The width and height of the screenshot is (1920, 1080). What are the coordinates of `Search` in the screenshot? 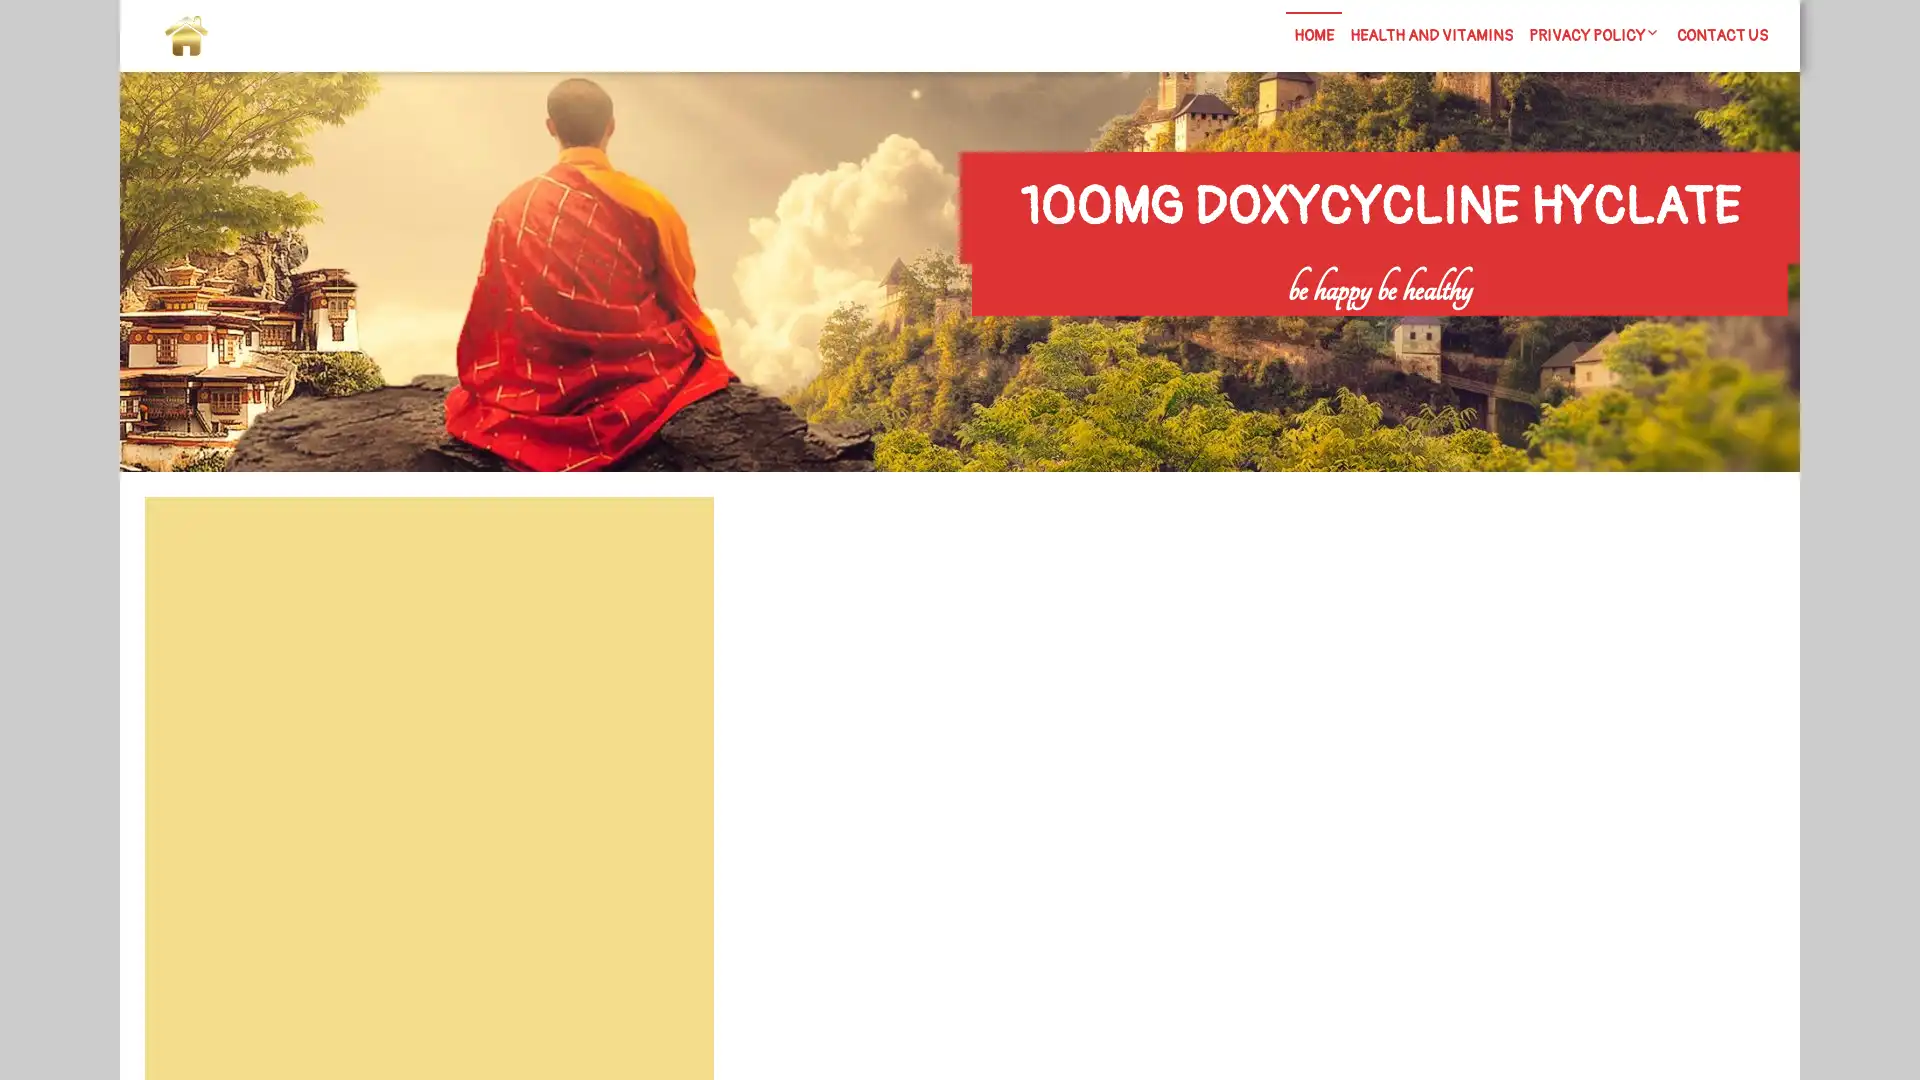 It's located at (667, 545).